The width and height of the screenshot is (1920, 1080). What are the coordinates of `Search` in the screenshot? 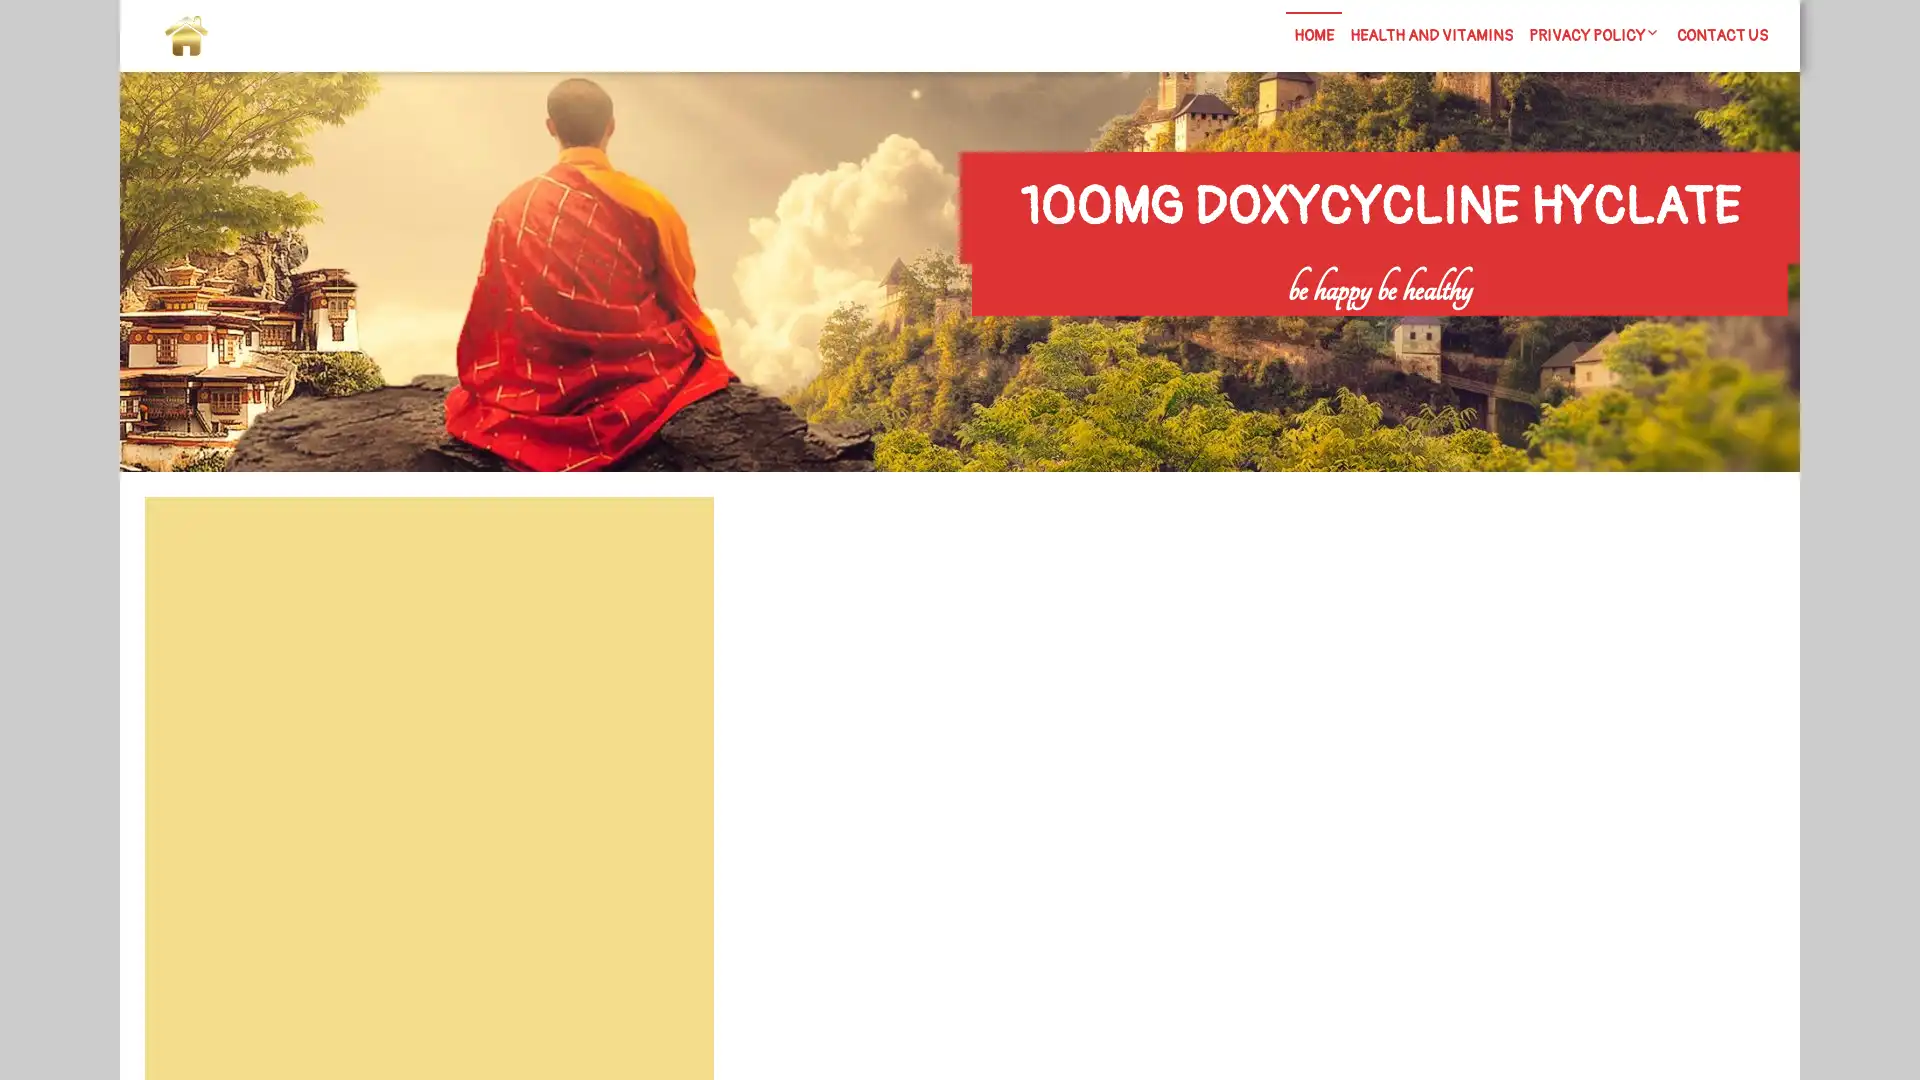 It's located at (667, 545).